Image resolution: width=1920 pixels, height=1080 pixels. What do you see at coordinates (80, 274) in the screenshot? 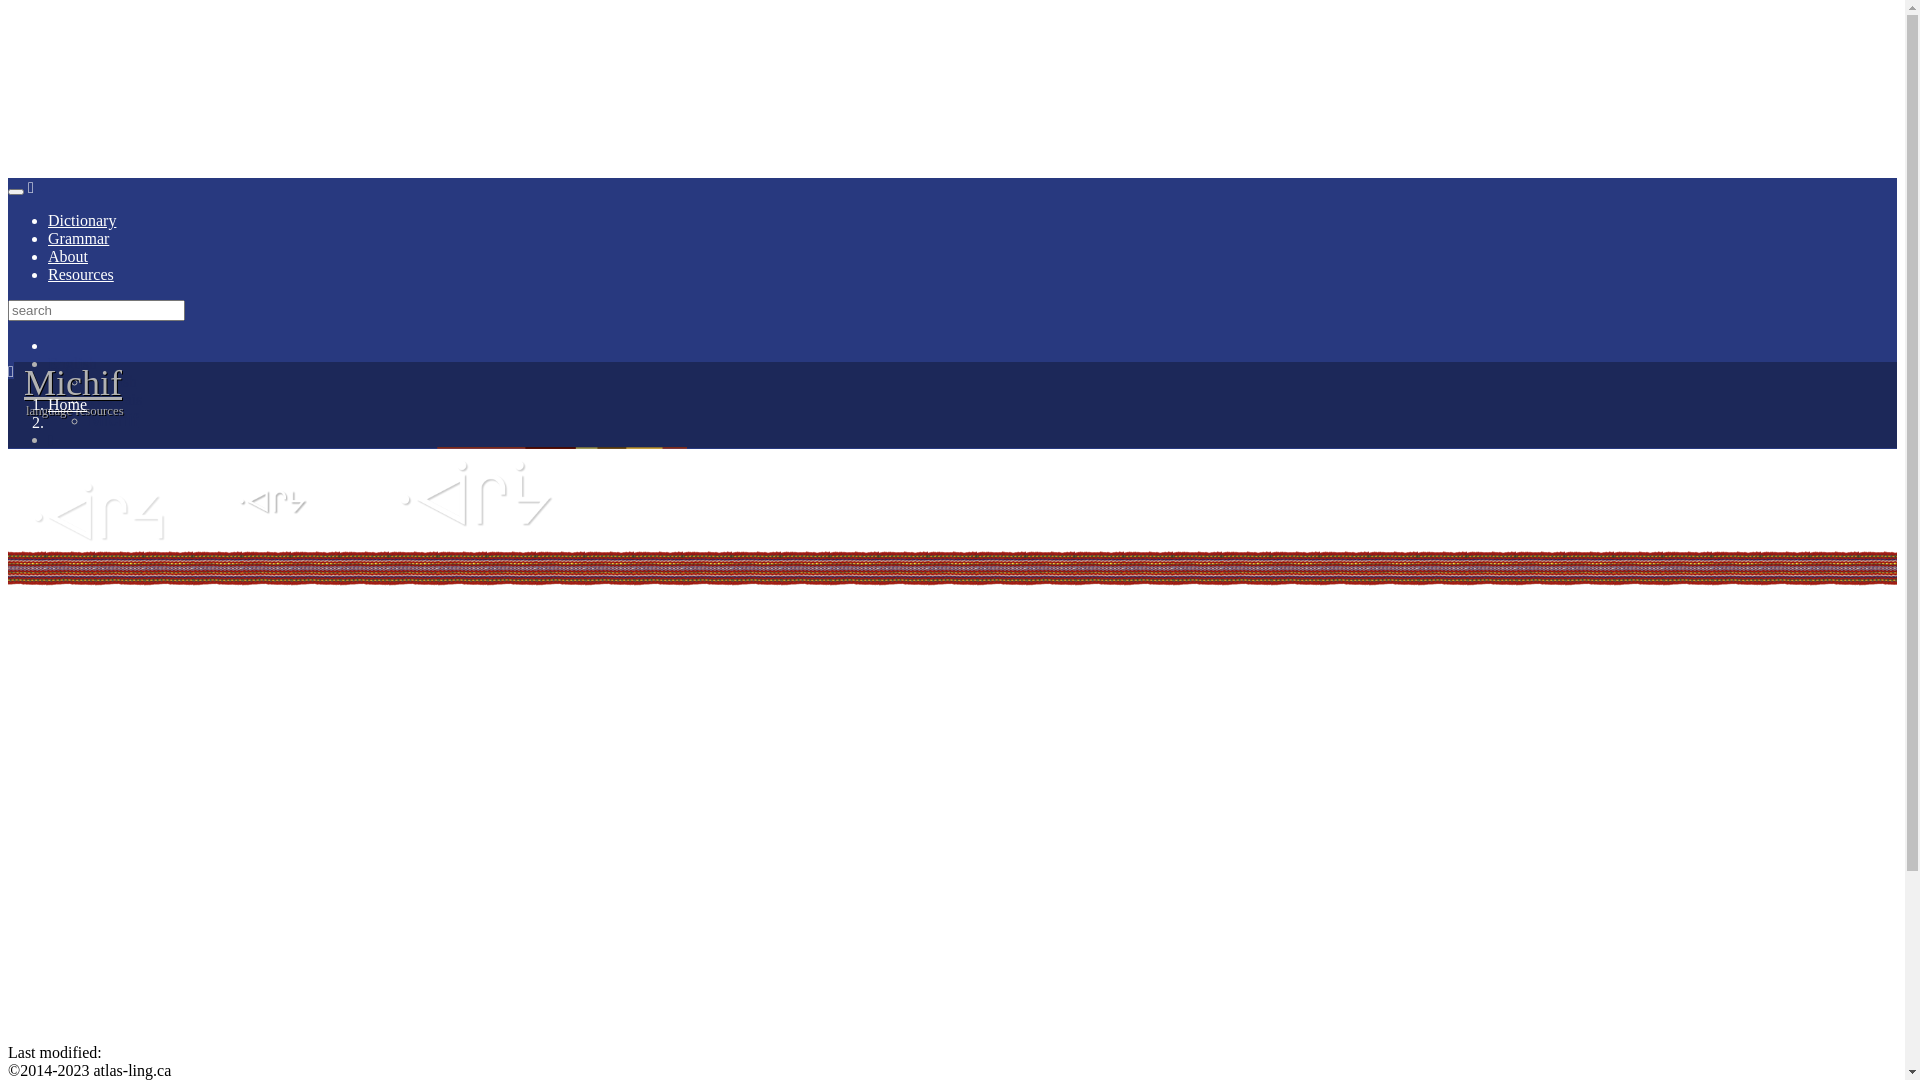
I see `'Resources'` at bounding box center [80, 274].